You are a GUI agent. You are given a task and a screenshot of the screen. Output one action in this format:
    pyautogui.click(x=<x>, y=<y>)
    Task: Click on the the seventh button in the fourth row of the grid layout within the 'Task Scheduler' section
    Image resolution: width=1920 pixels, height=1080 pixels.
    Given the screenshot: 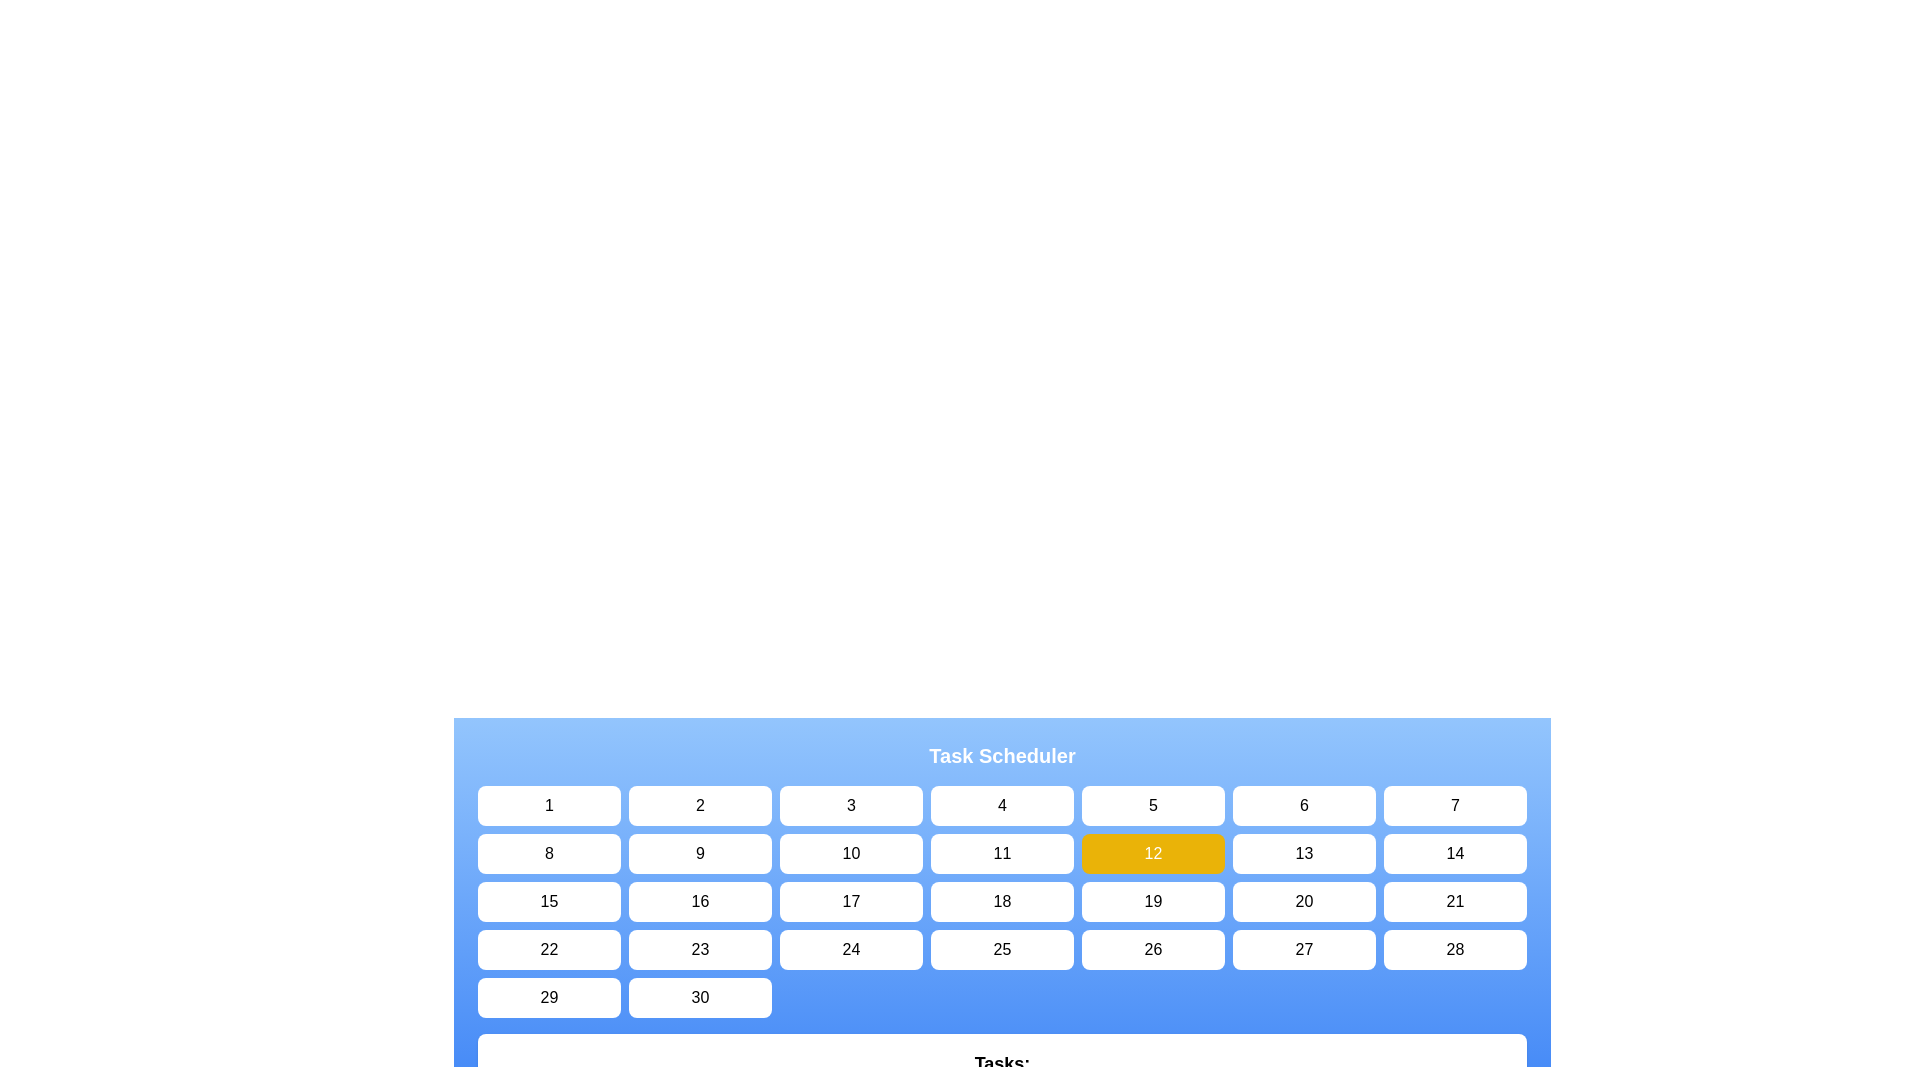 What is the action you would take?
    pyautogui.click(x=1304, y=948)
    